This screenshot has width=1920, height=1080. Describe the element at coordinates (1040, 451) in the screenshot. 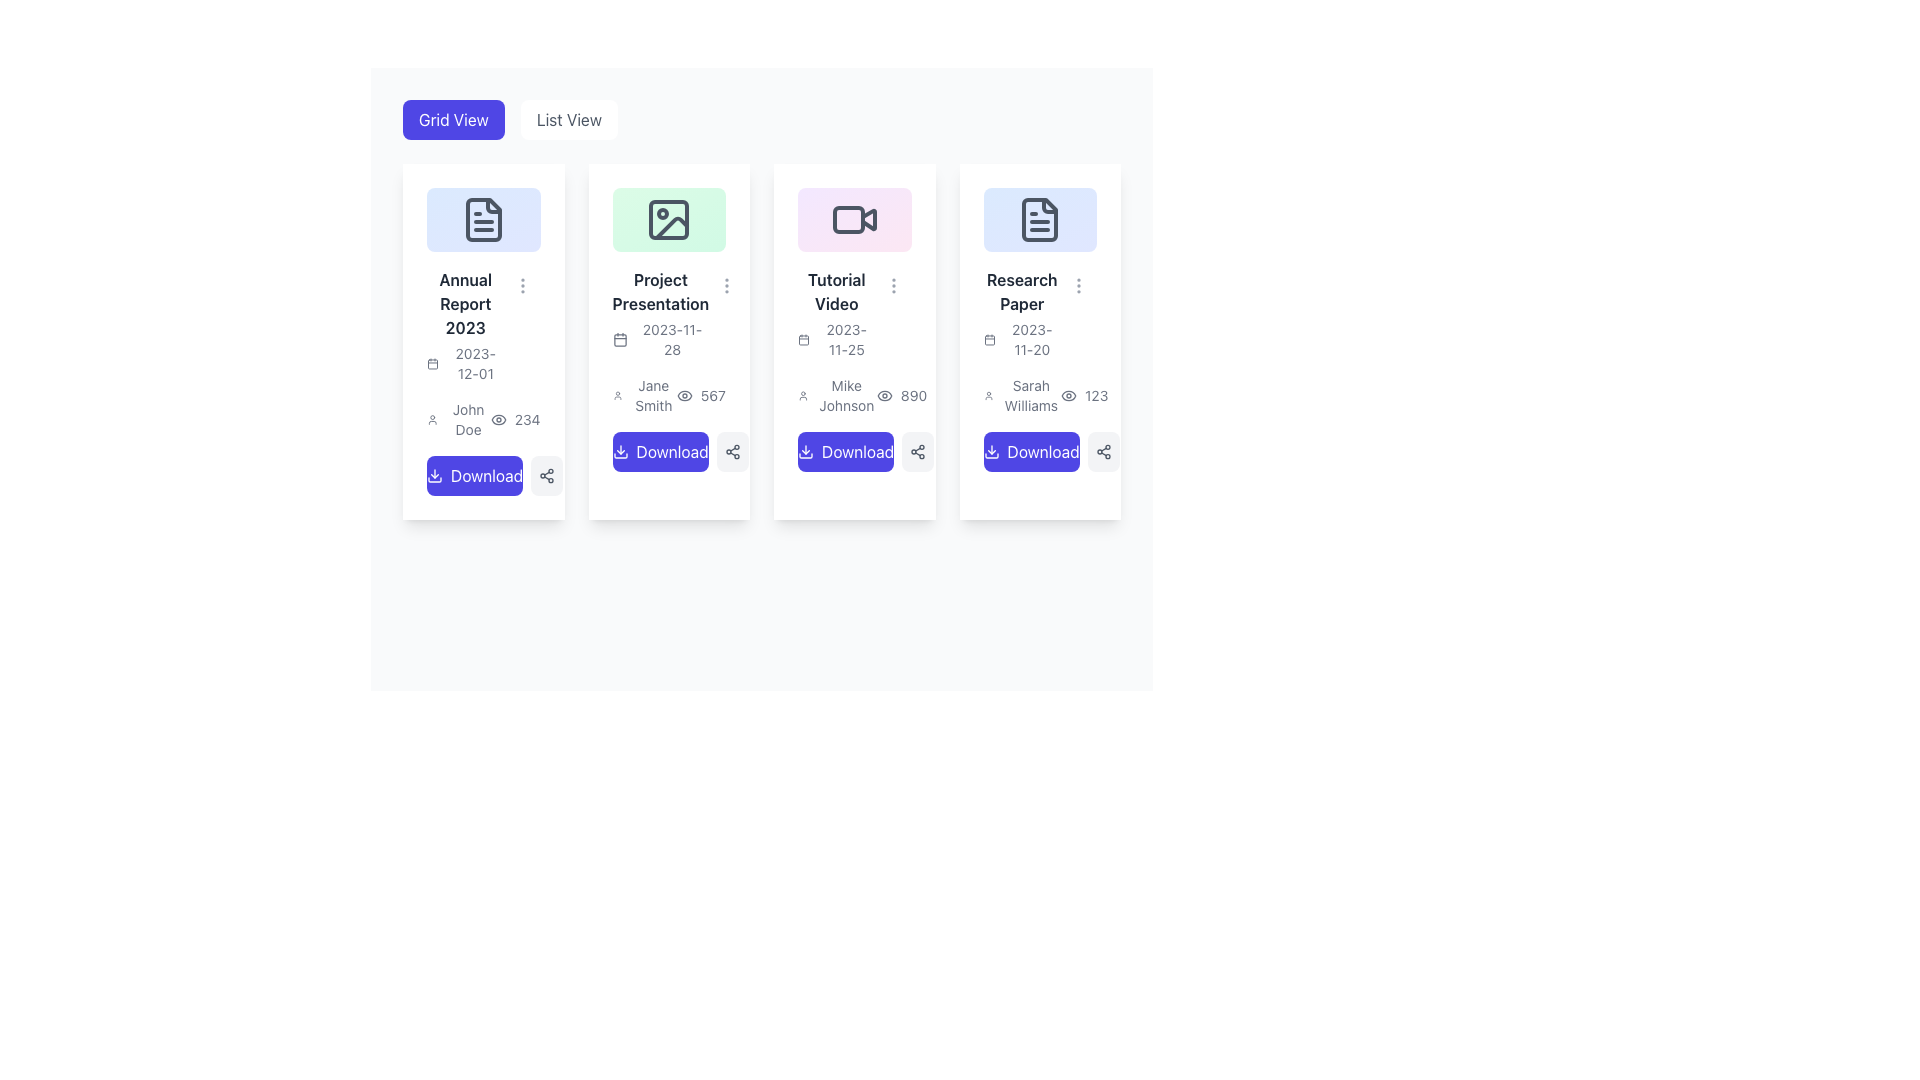

I see `the button located at the bottom of the card titled 'Research Paper' to initiate the download of the associated document` at that location.